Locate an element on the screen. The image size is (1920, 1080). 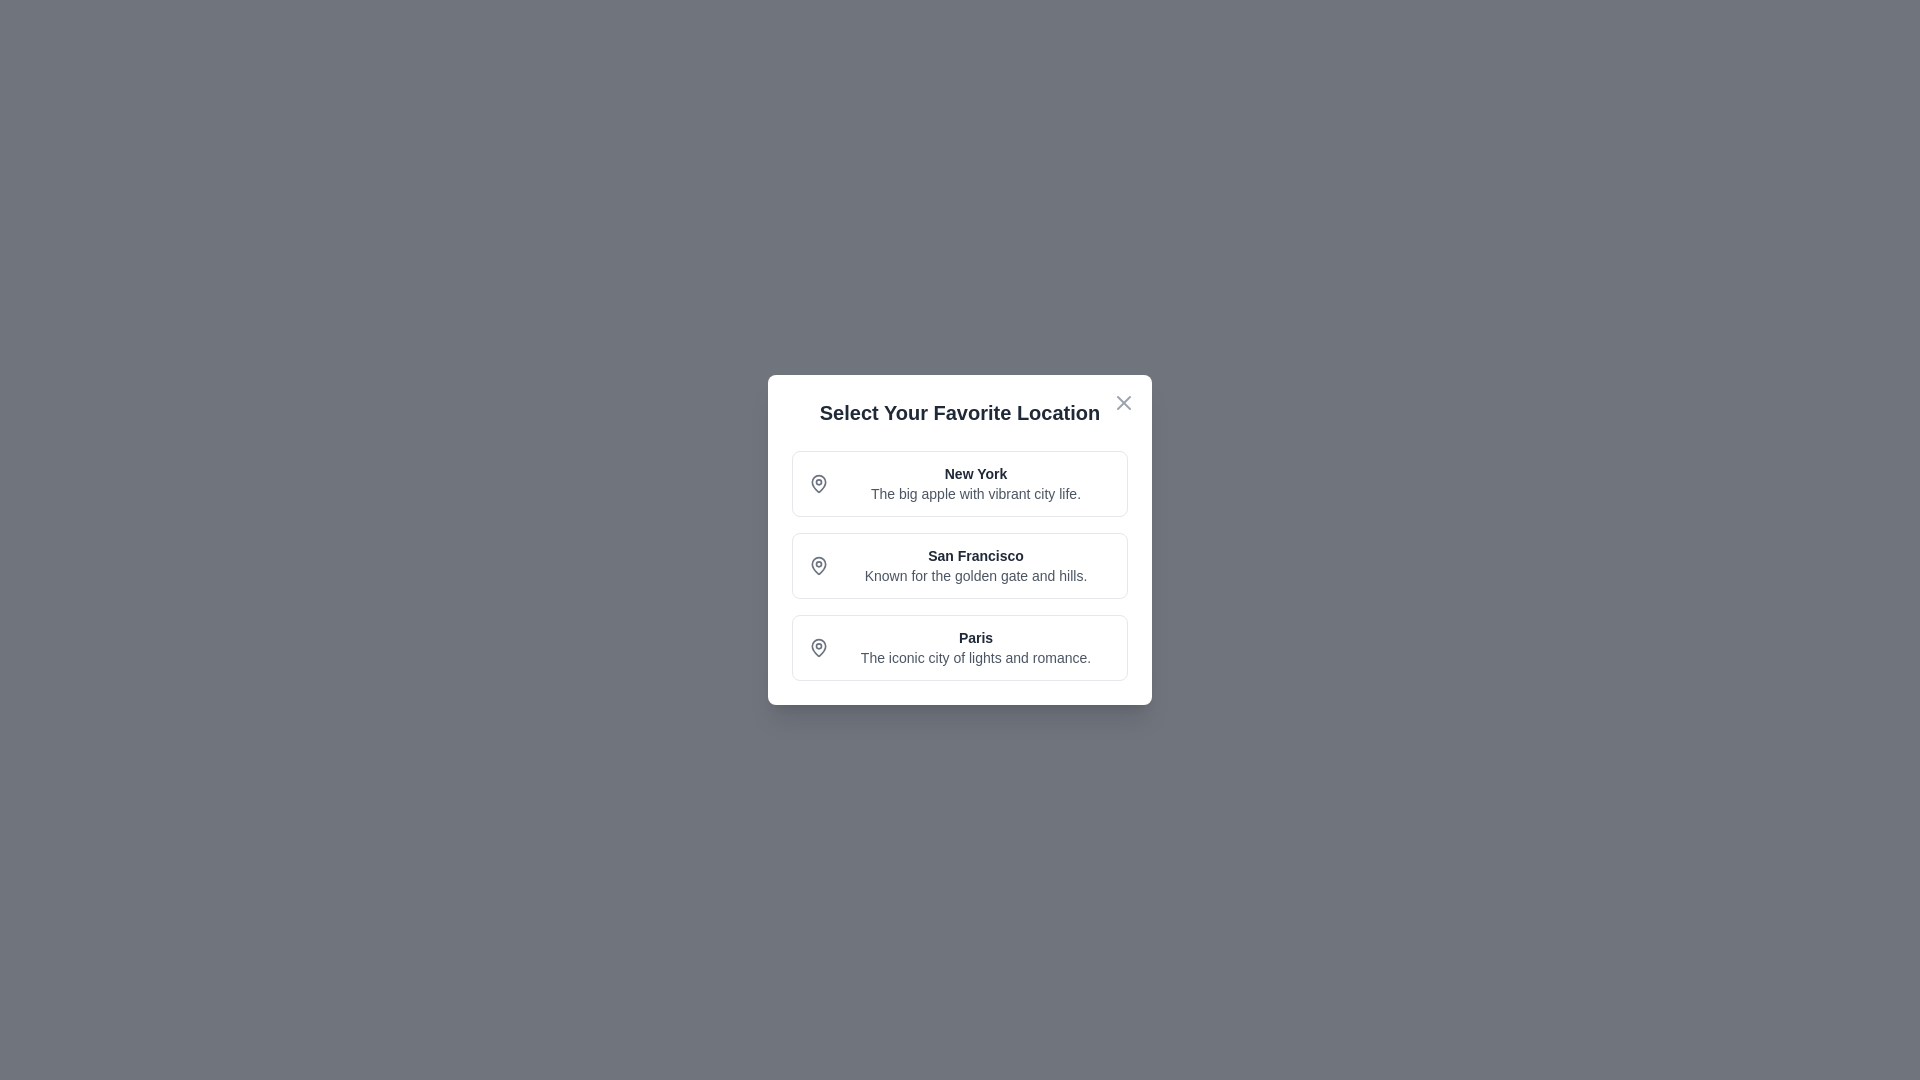
the location card for Paris is located at coordinates (960, 648).